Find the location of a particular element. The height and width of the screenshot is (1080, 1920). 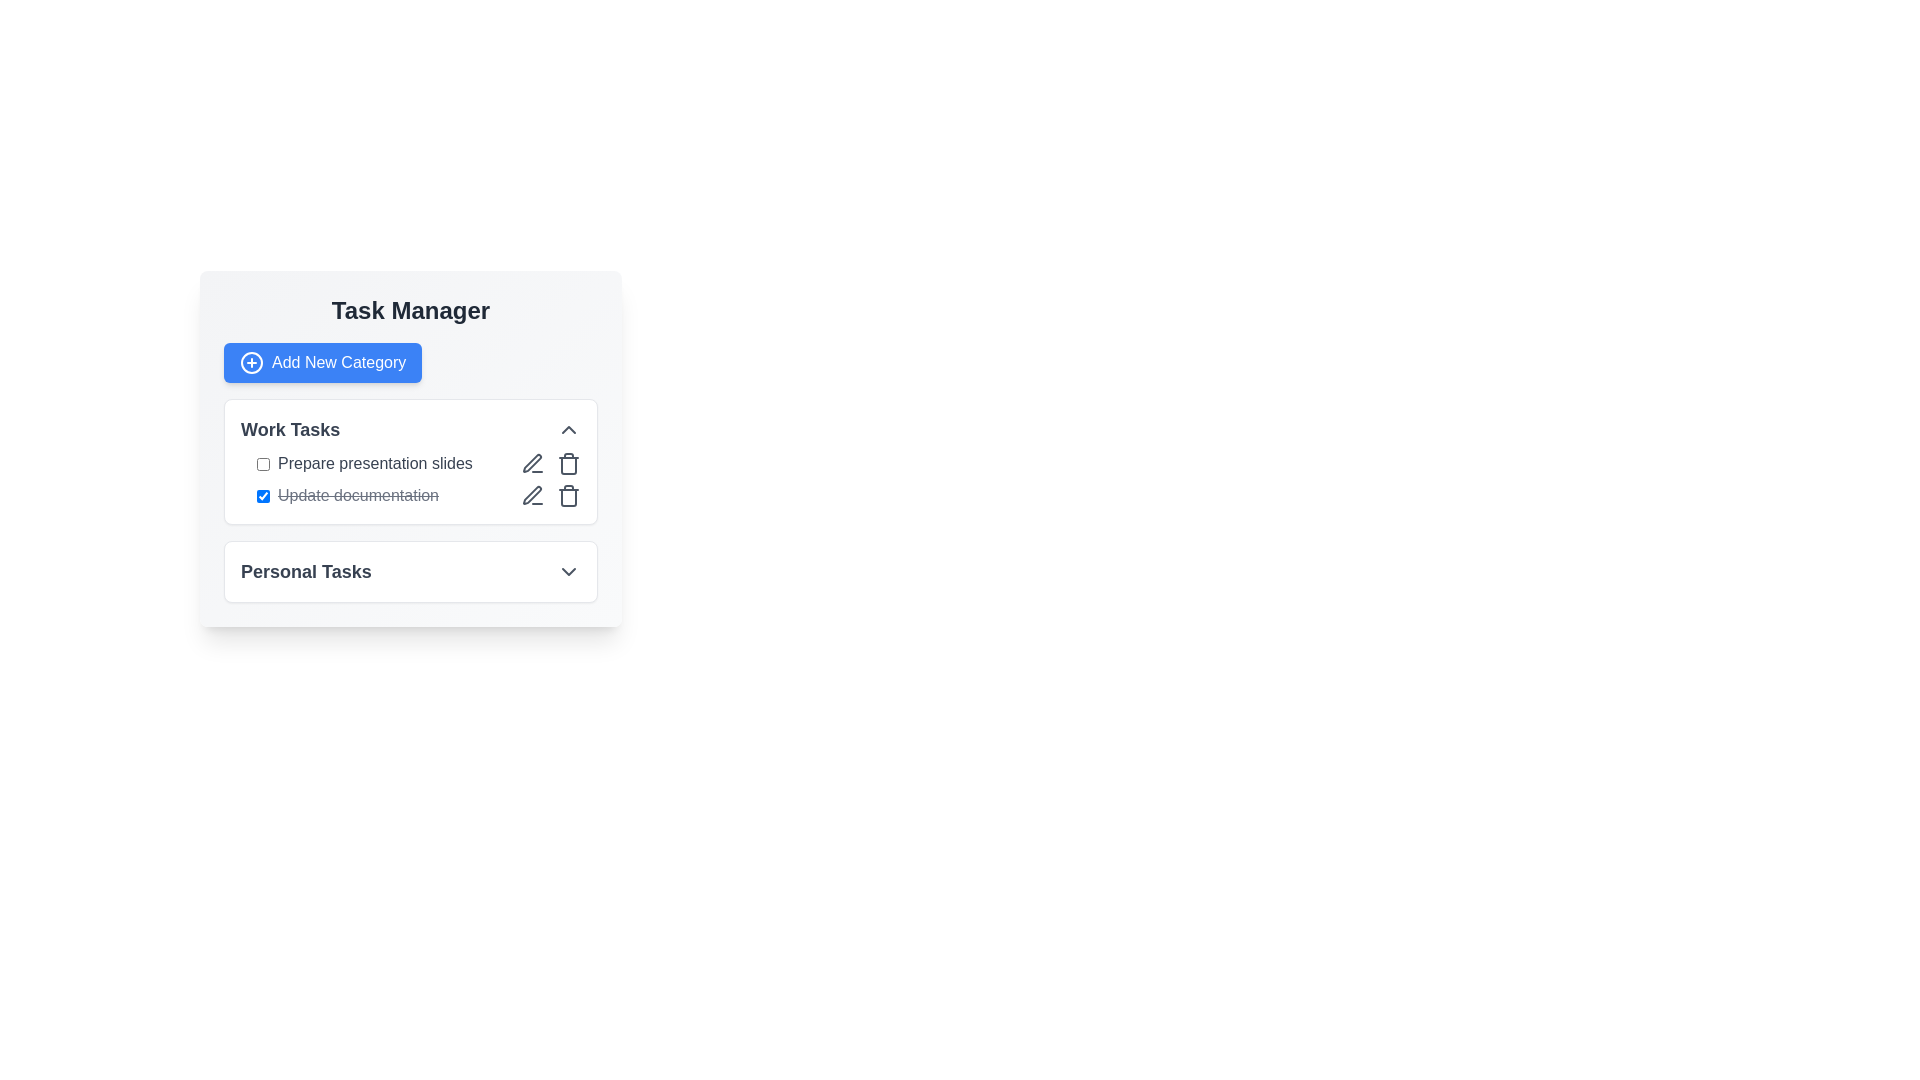

the checkbox of the second task item in the 'Work Tasks' section to mark it as complete is located at coordinates (410, 479).